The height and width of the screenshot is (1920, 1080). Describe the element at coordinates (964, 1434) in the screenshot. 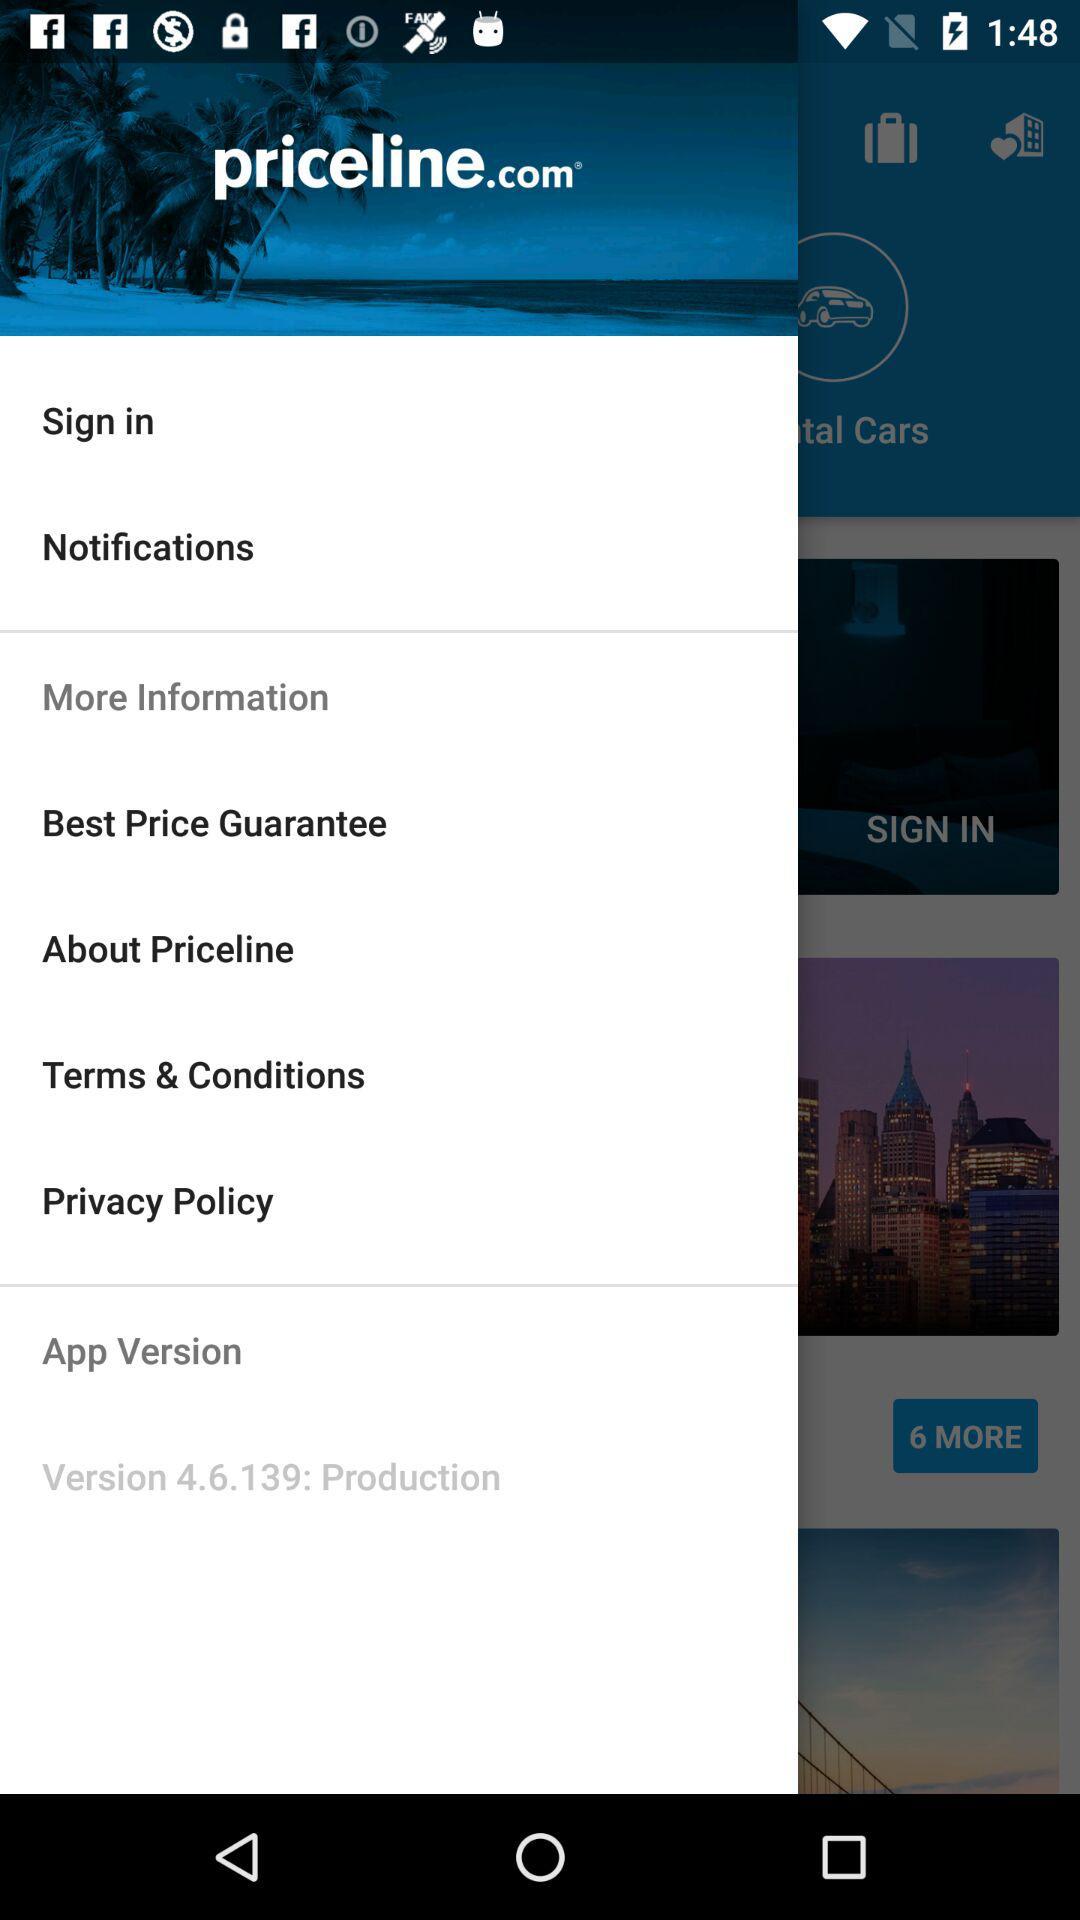

I see `the blue color button at bottom right` at that location.